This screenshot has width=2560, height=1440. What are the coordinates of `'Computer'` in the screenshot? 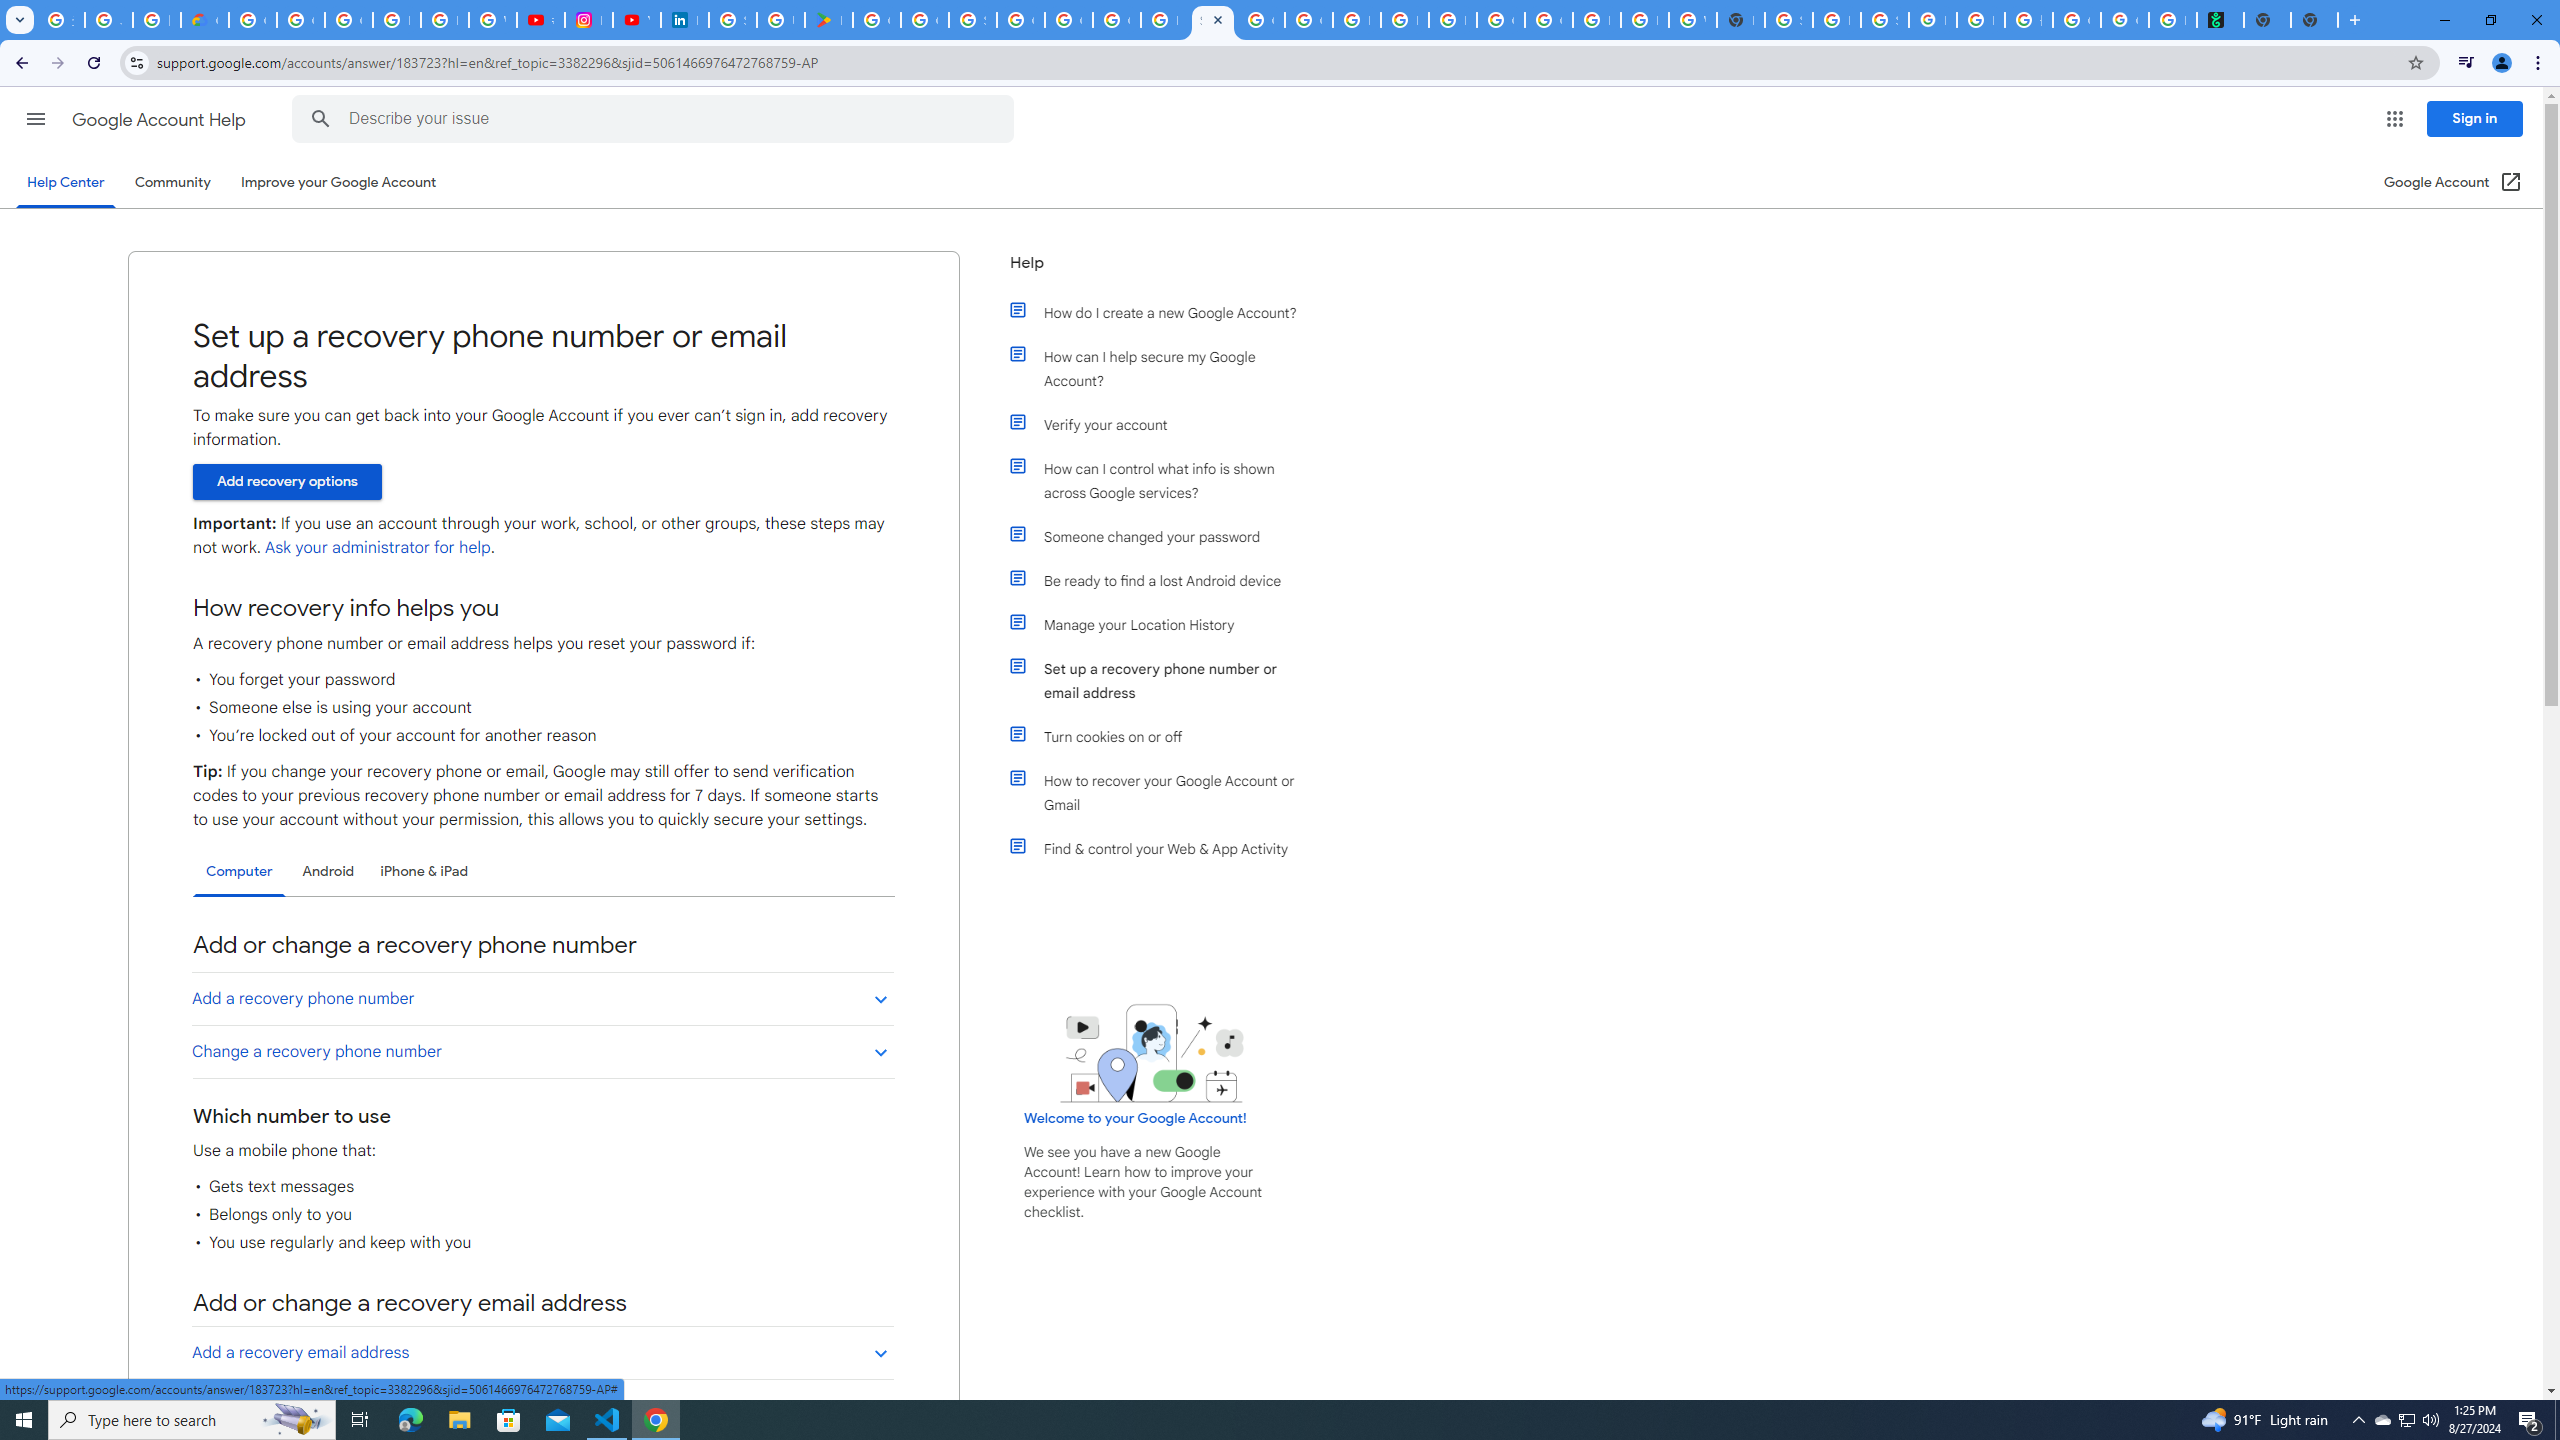 It's located at (239, 872).